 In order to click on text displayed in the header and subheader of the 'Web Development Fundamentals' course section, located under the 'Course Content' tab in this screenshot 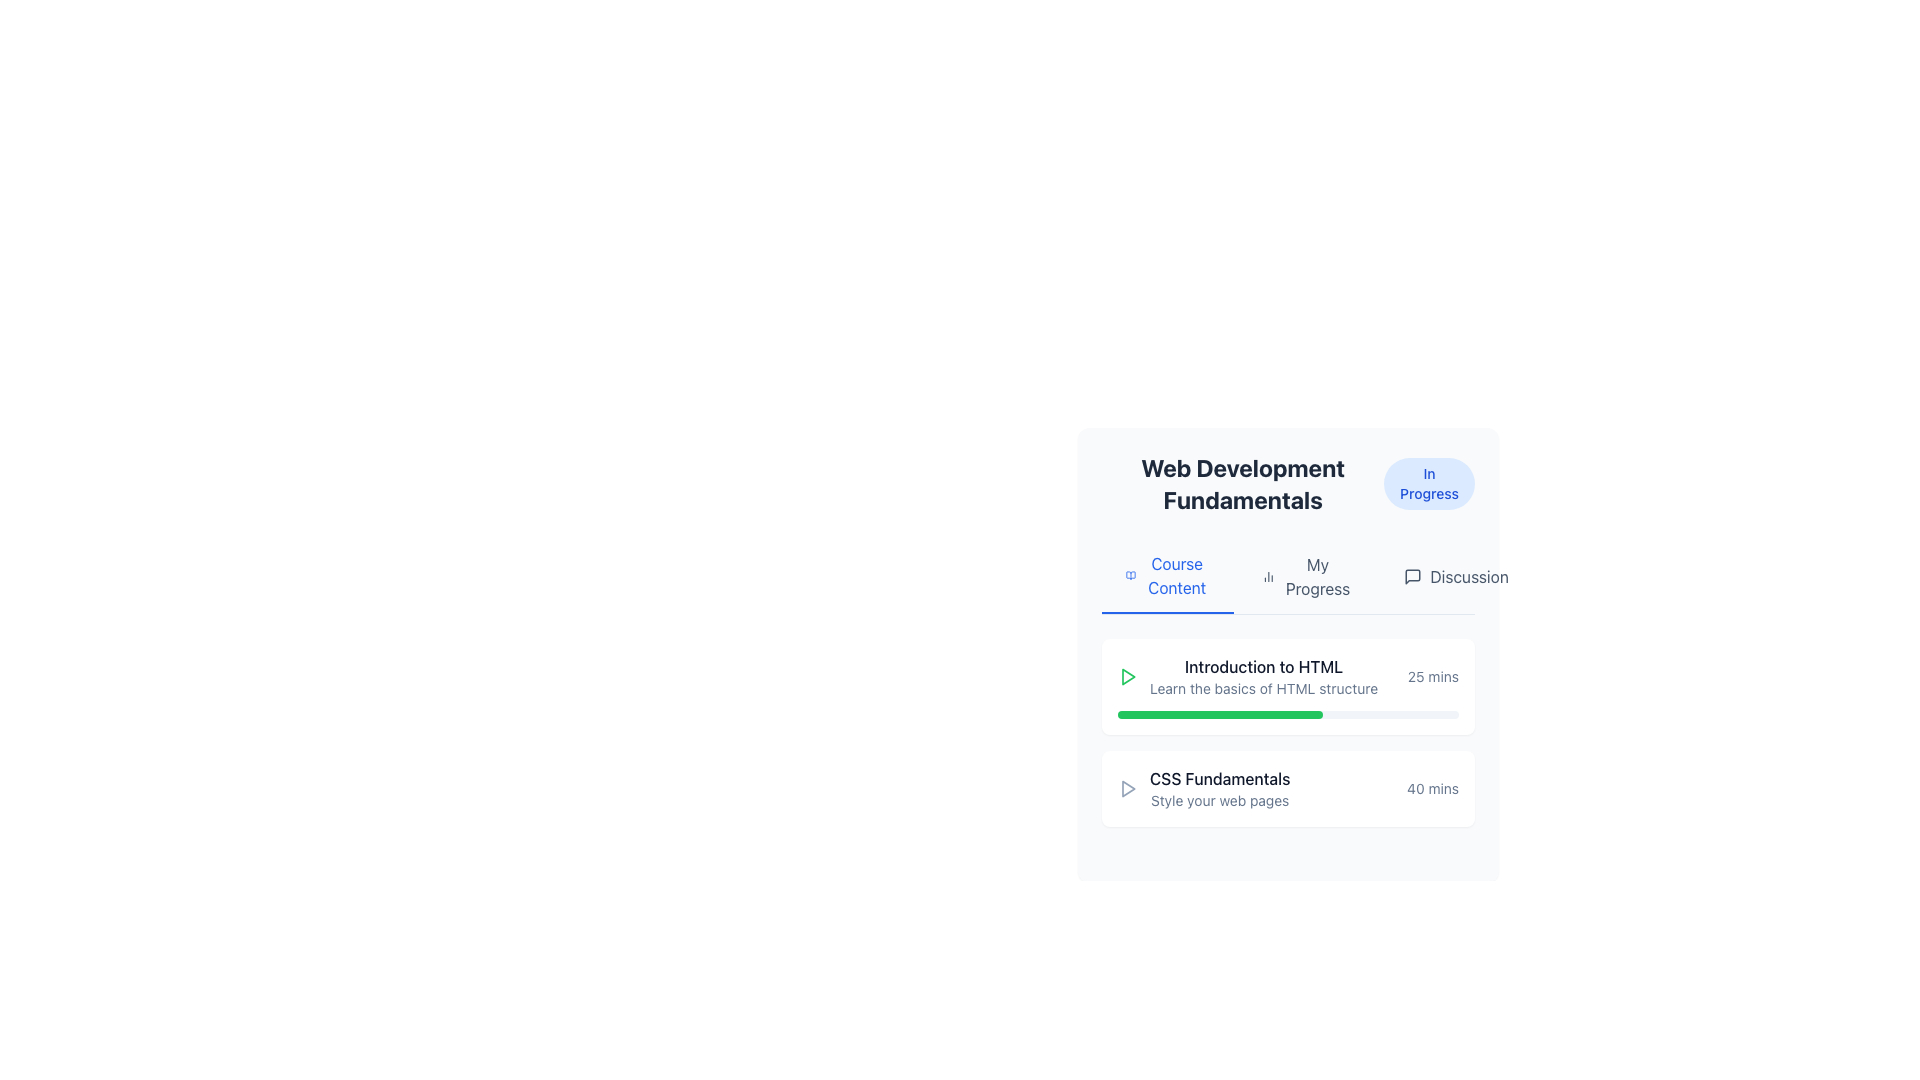, I will do `click(1263, 676)`.